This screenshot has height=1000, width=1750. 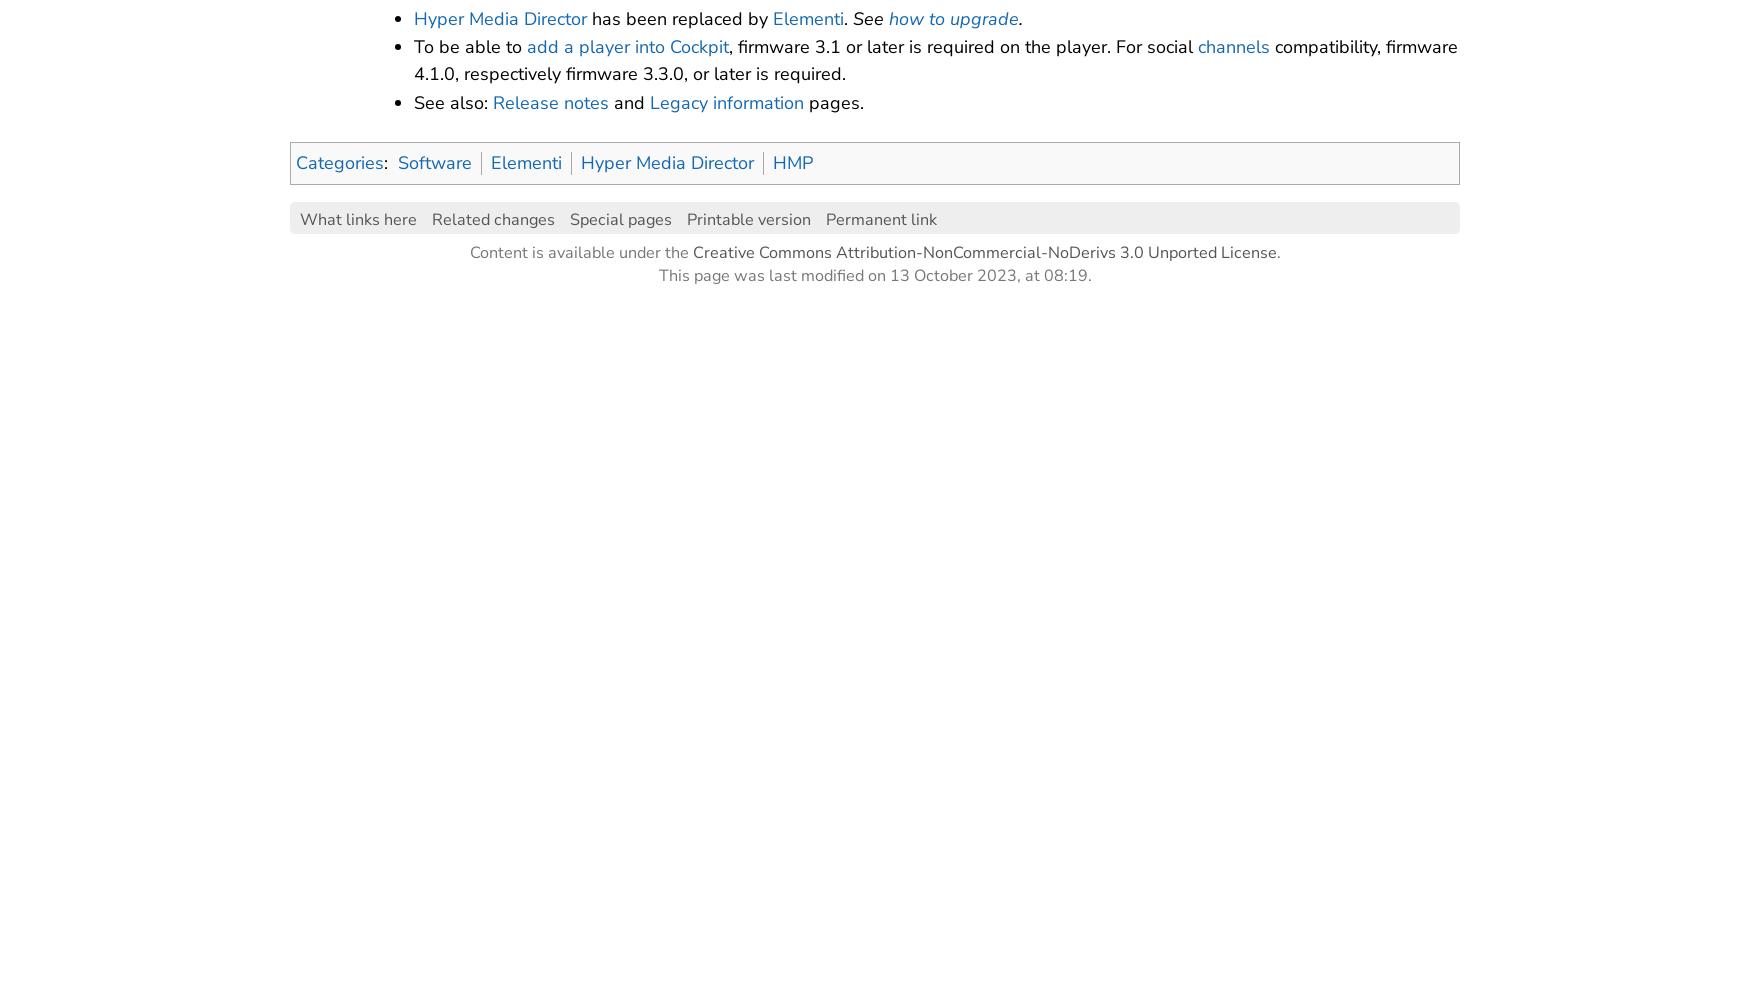 What do you see at coordinates (452, 102) in the screenshot?
I see `'See also:'` at bounding box center [452, 102].